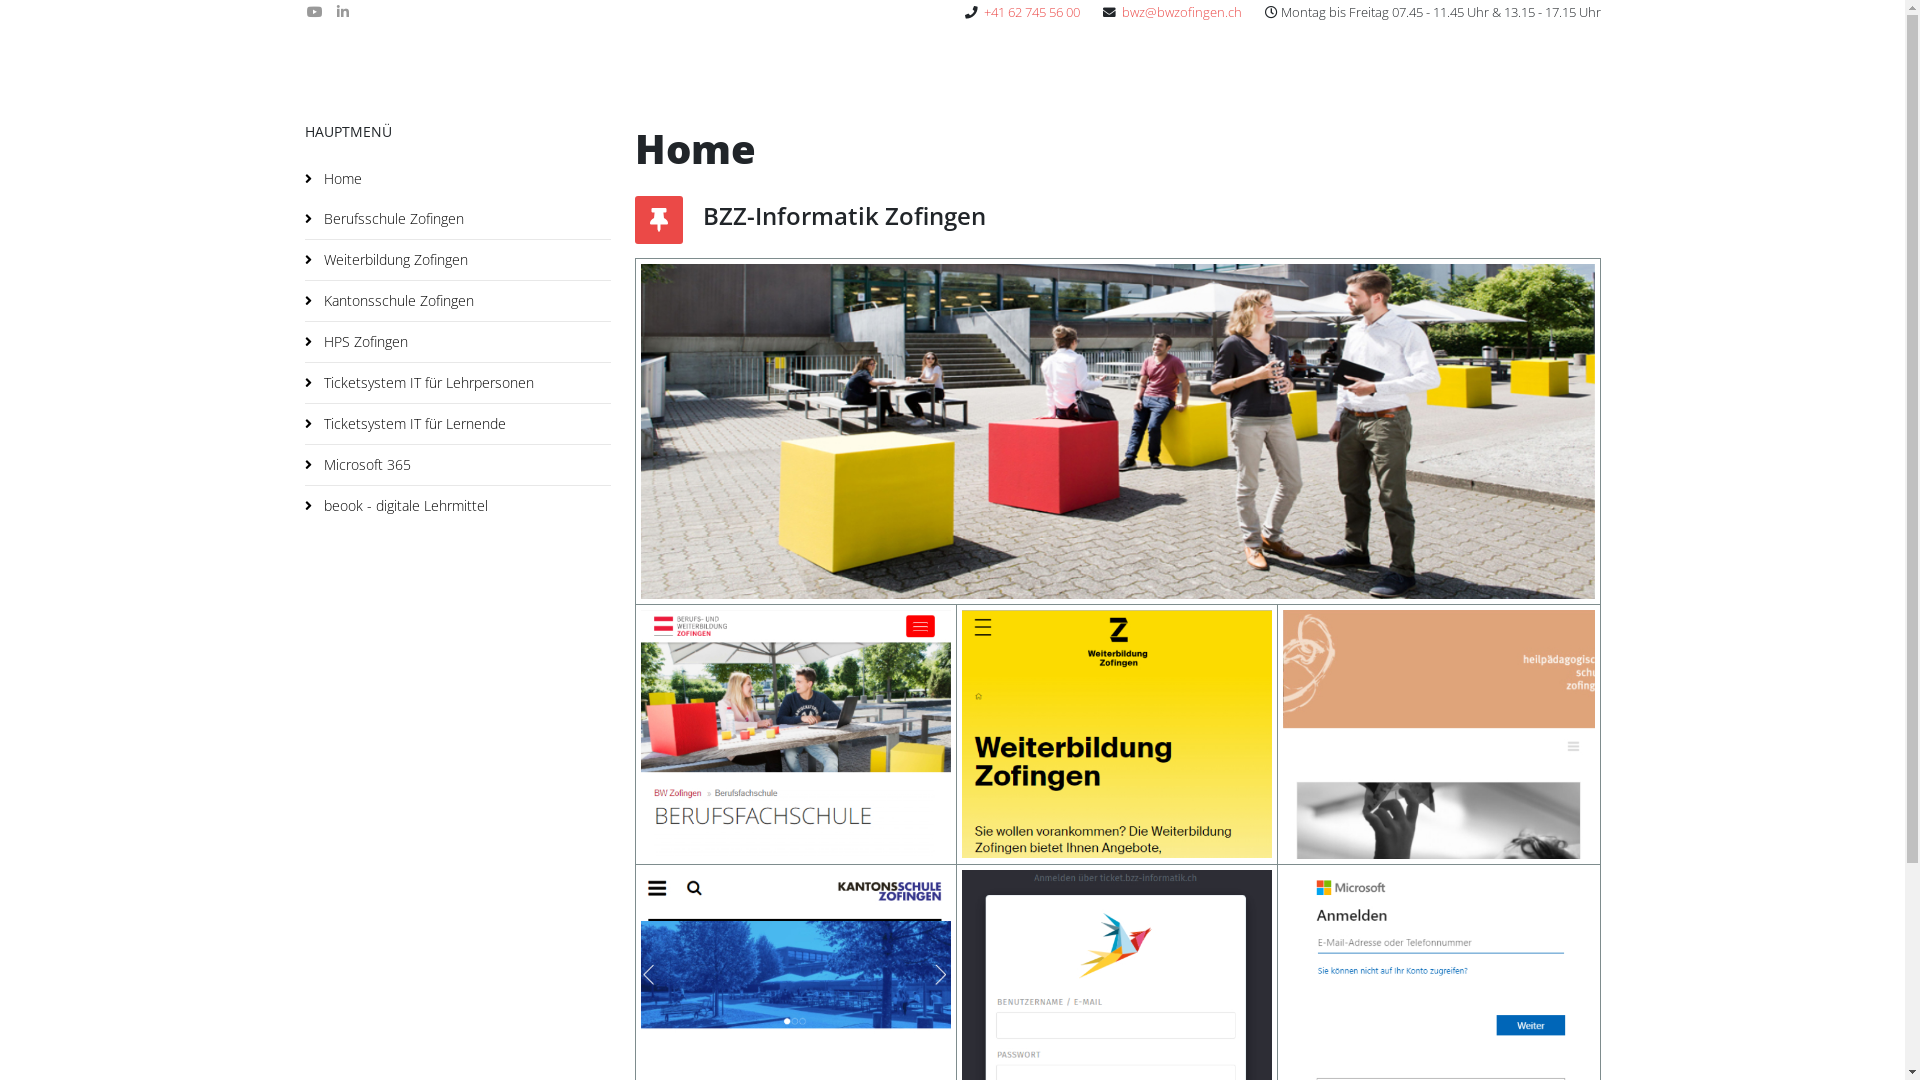  I want to click on '+41 62 745 56 00', so click(1032, 12).